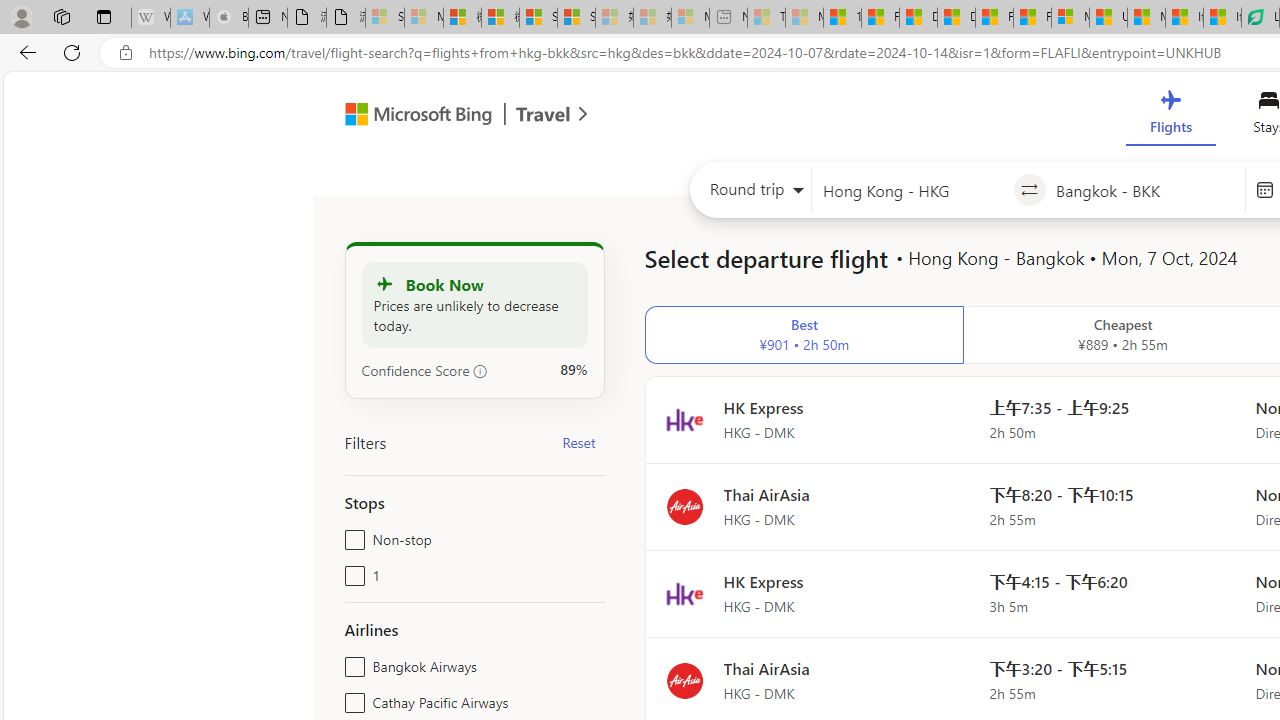  I want to click on '1', so click(351, 572).